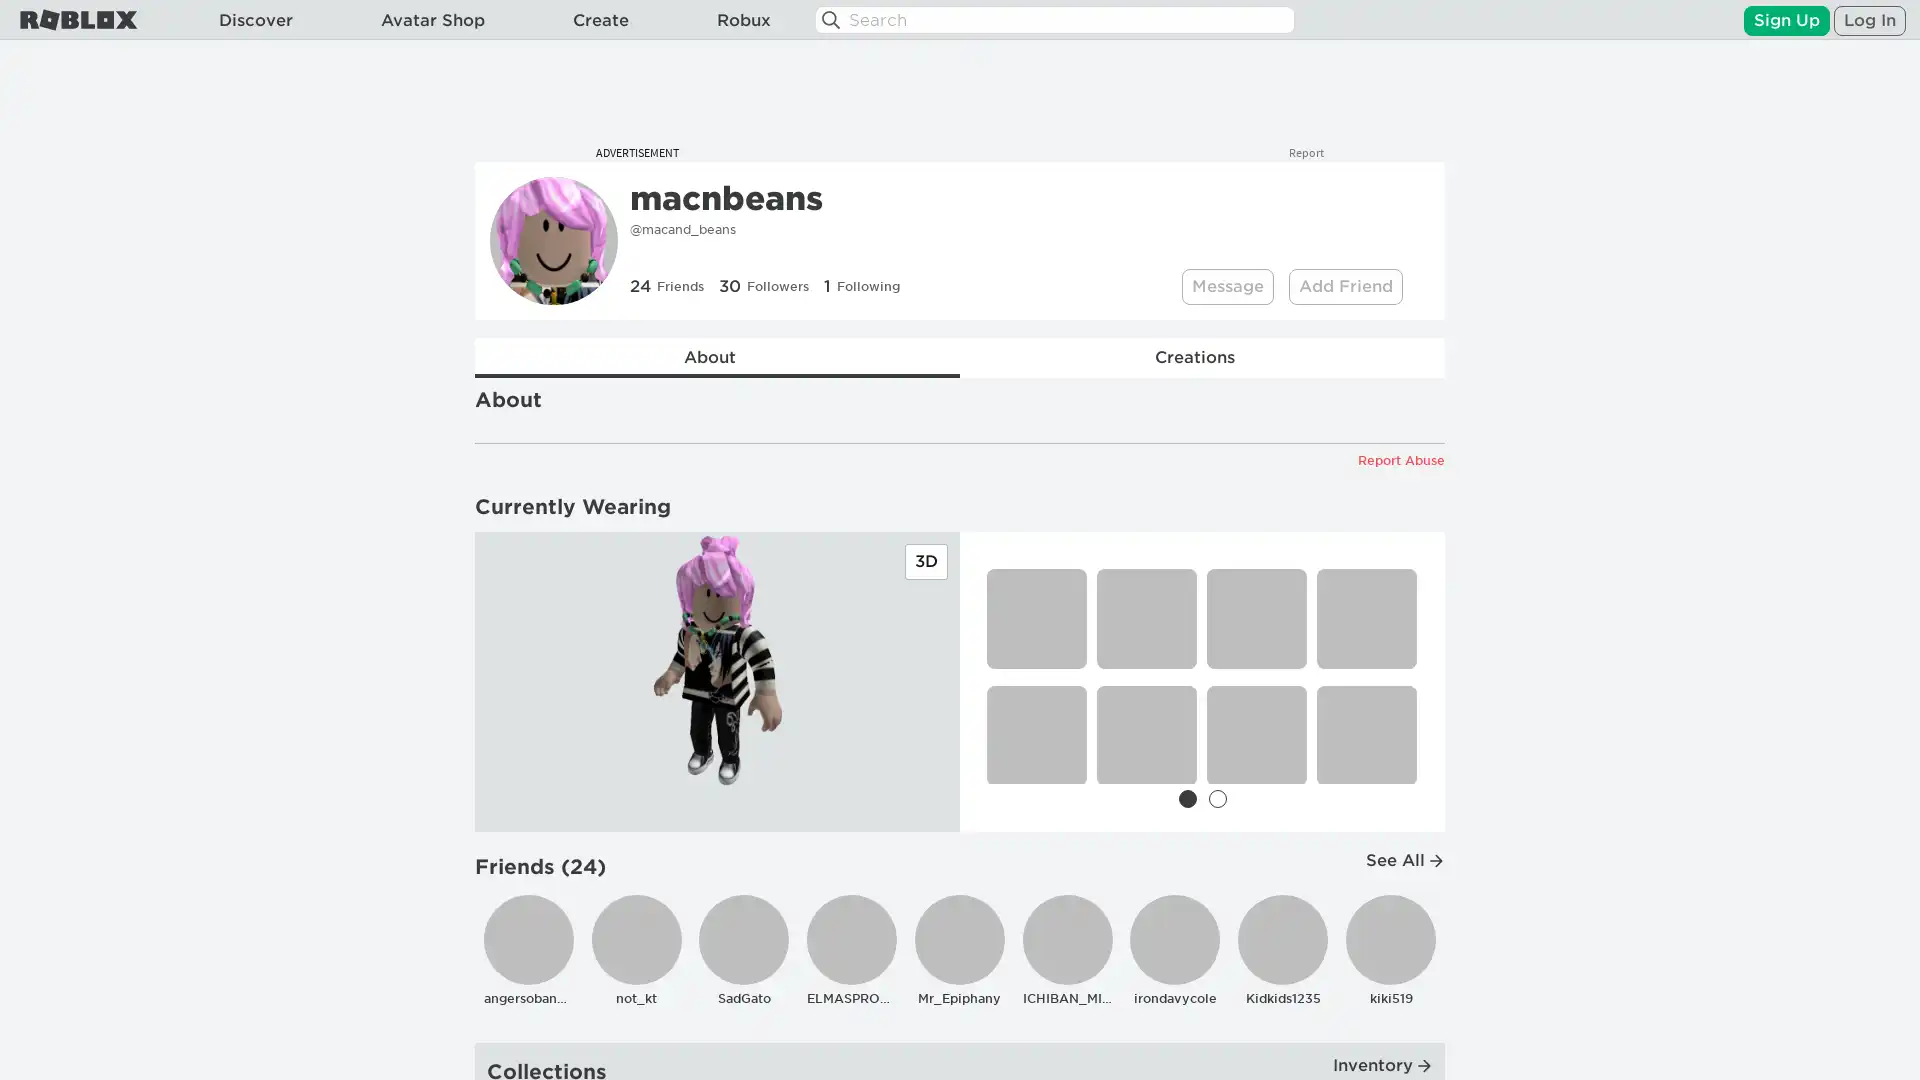 Image resolution: width=1920 pixels, height=1080 pixels. Describe the element at coordinates (1227, 286) in the screenshot. I see `Message` at that location.